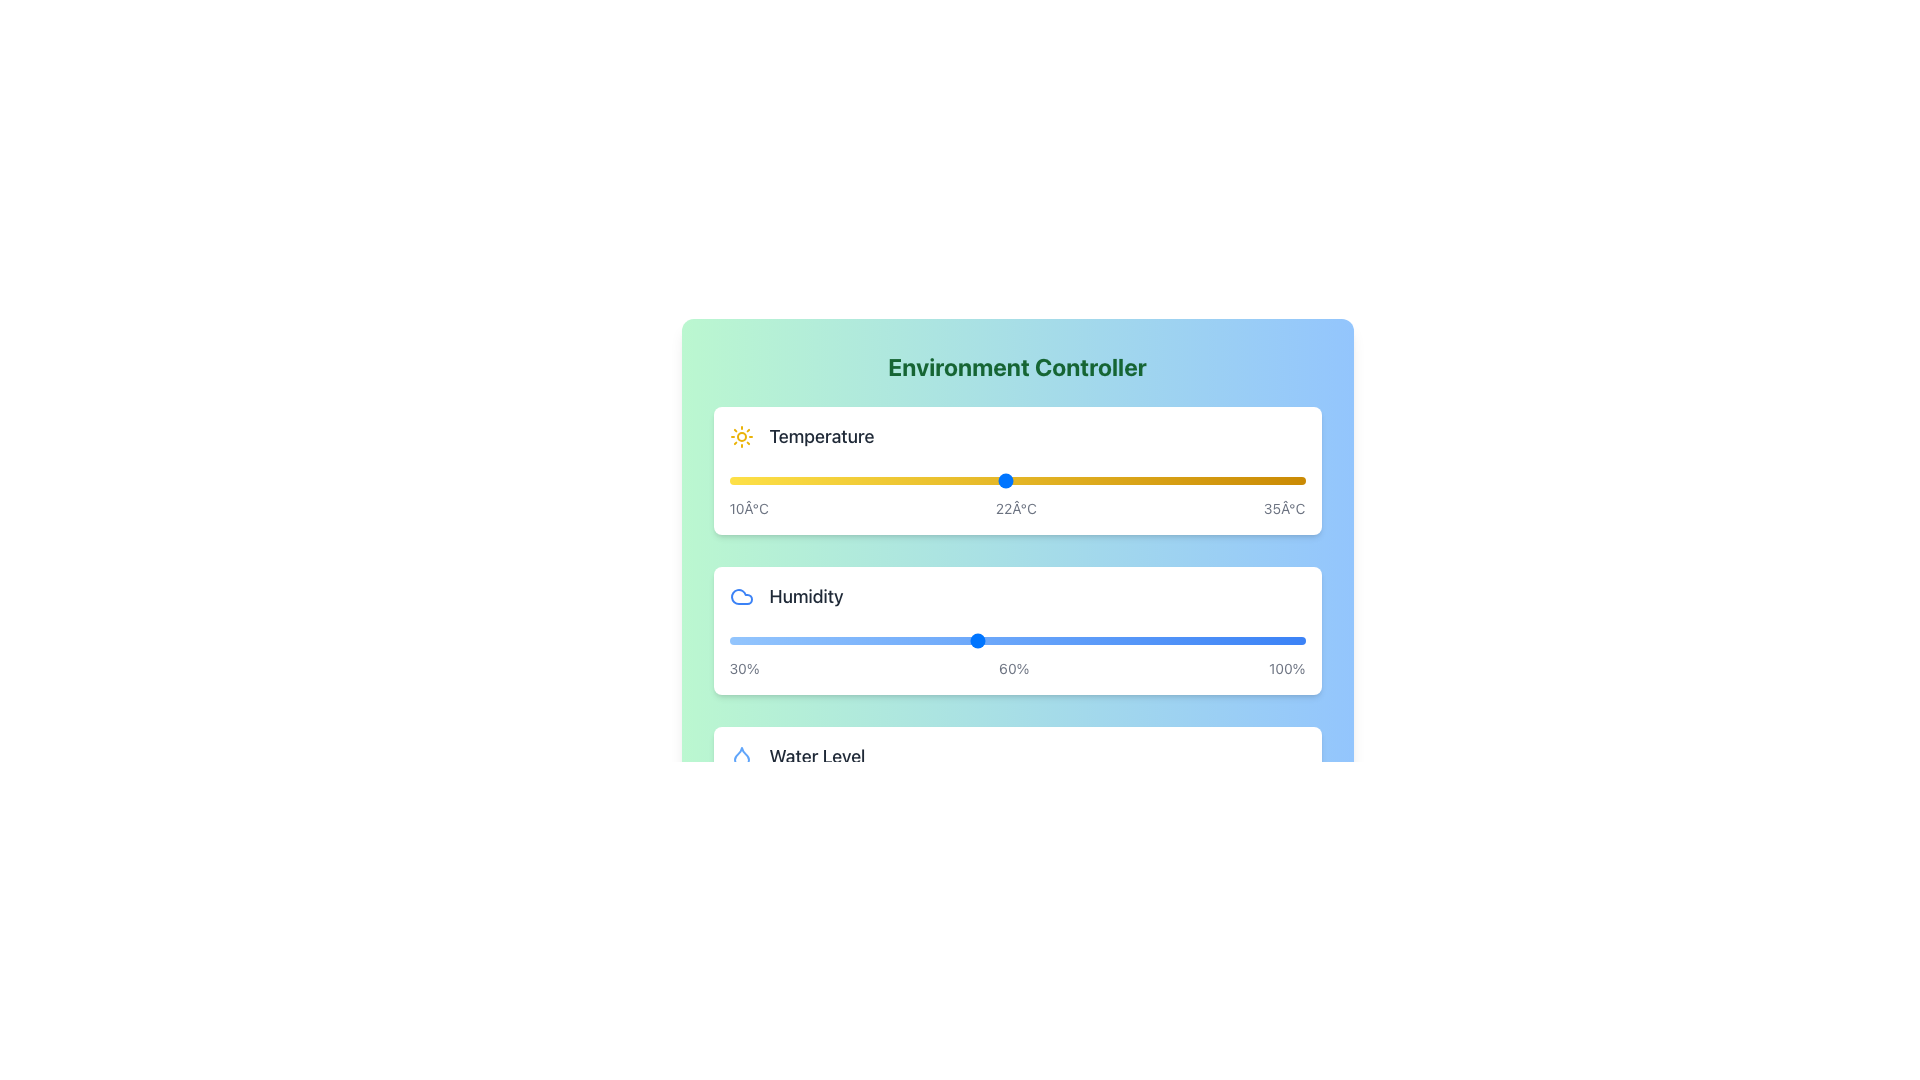 The width and height of the screenshot is (1920, 1080). What do you see at coordinates (958, 481) in the screenshot?
I see `the temperature` at bounding box center [958, 481].